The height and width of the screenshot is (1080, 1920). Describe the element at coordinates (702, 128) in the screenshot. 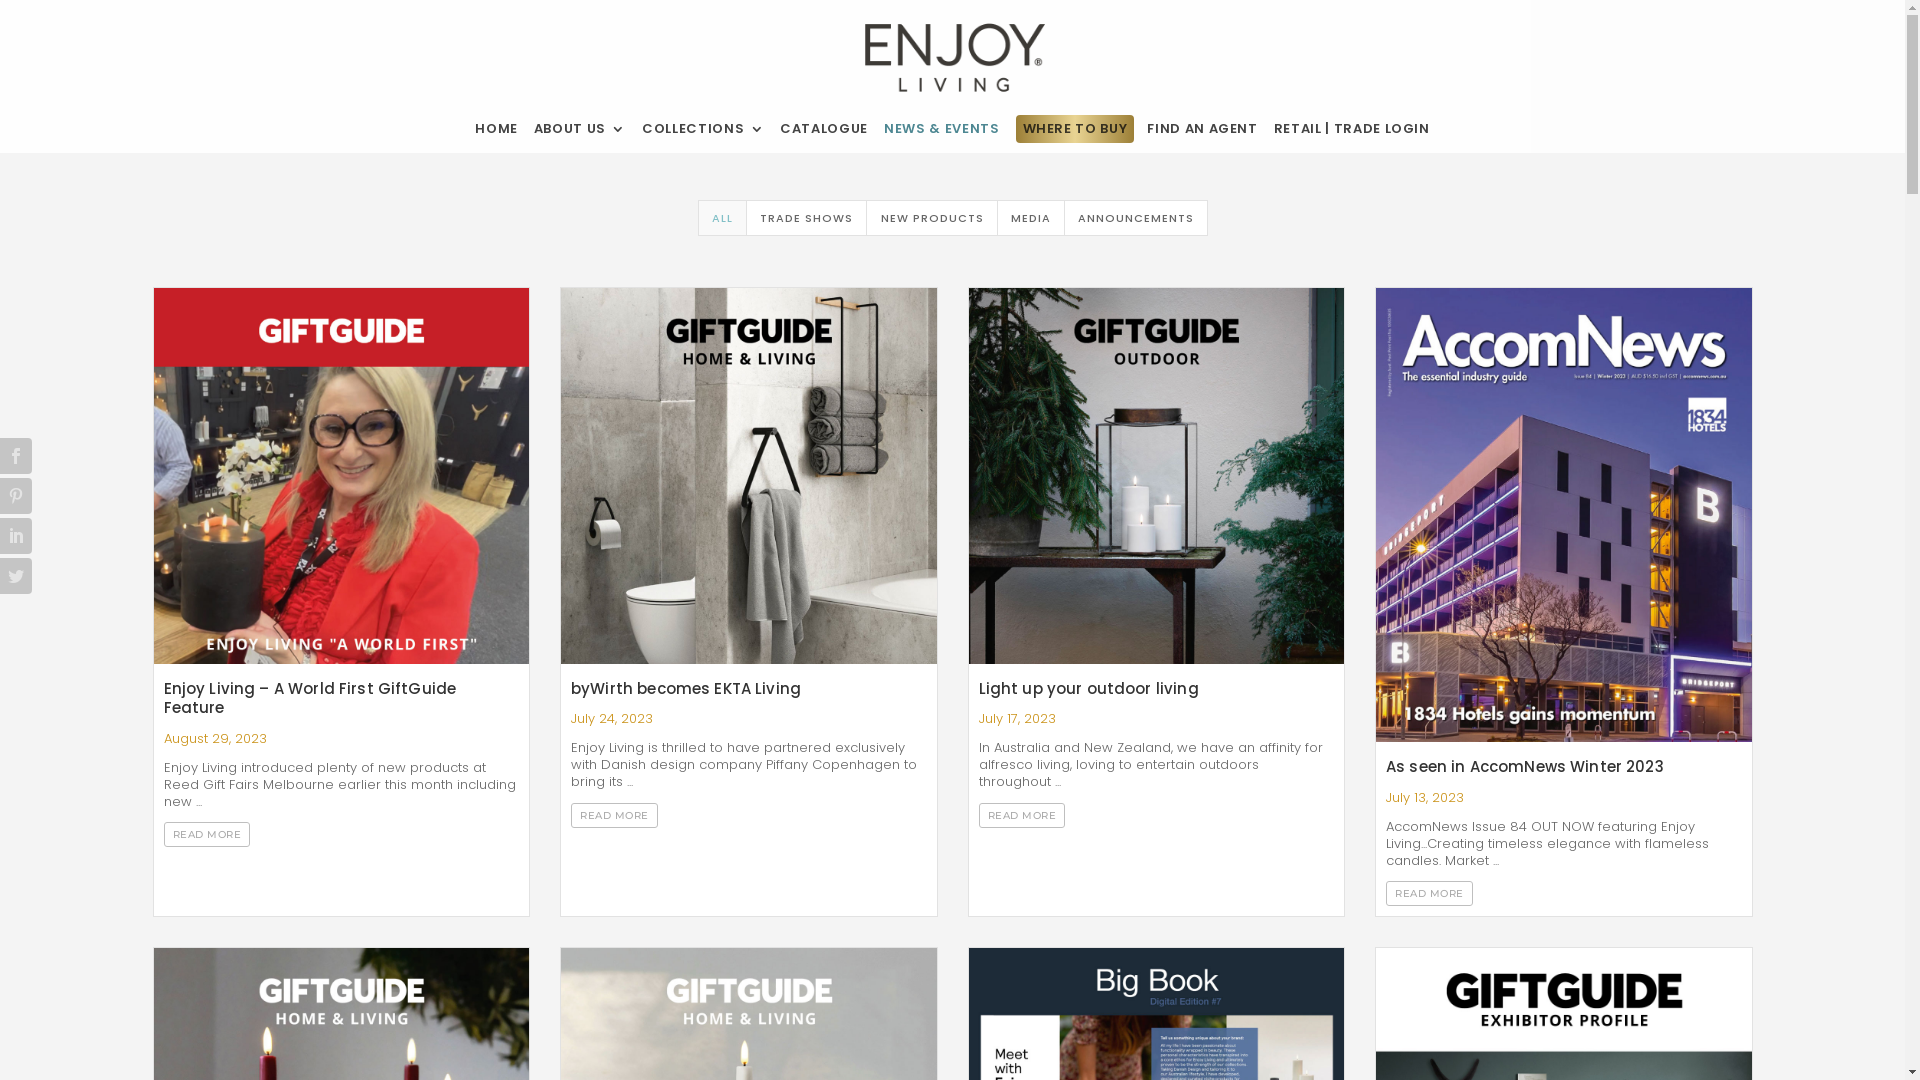

I see `'COLLECTIONS'` at that location.